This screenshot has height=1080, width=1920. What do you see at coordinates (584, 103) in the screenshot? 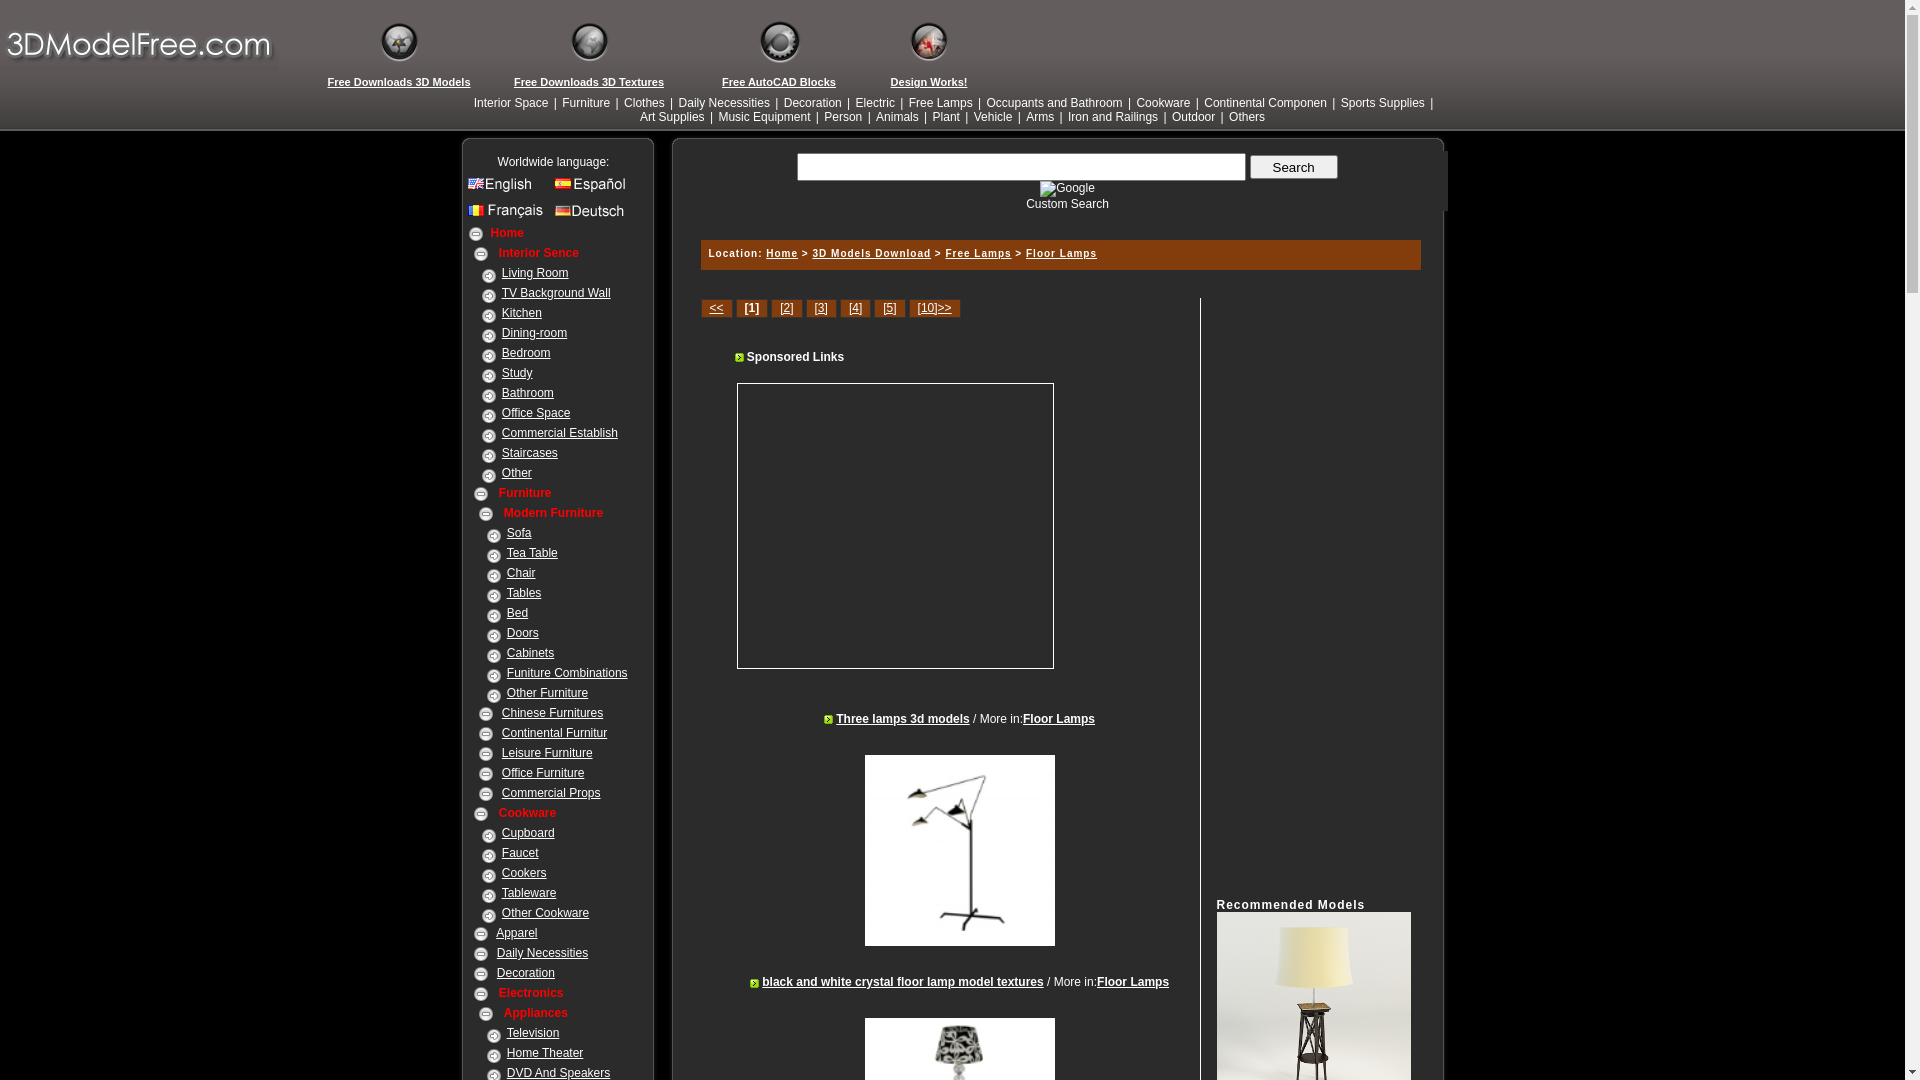
I see `'Furniture'` at bounding box center [584, 103].